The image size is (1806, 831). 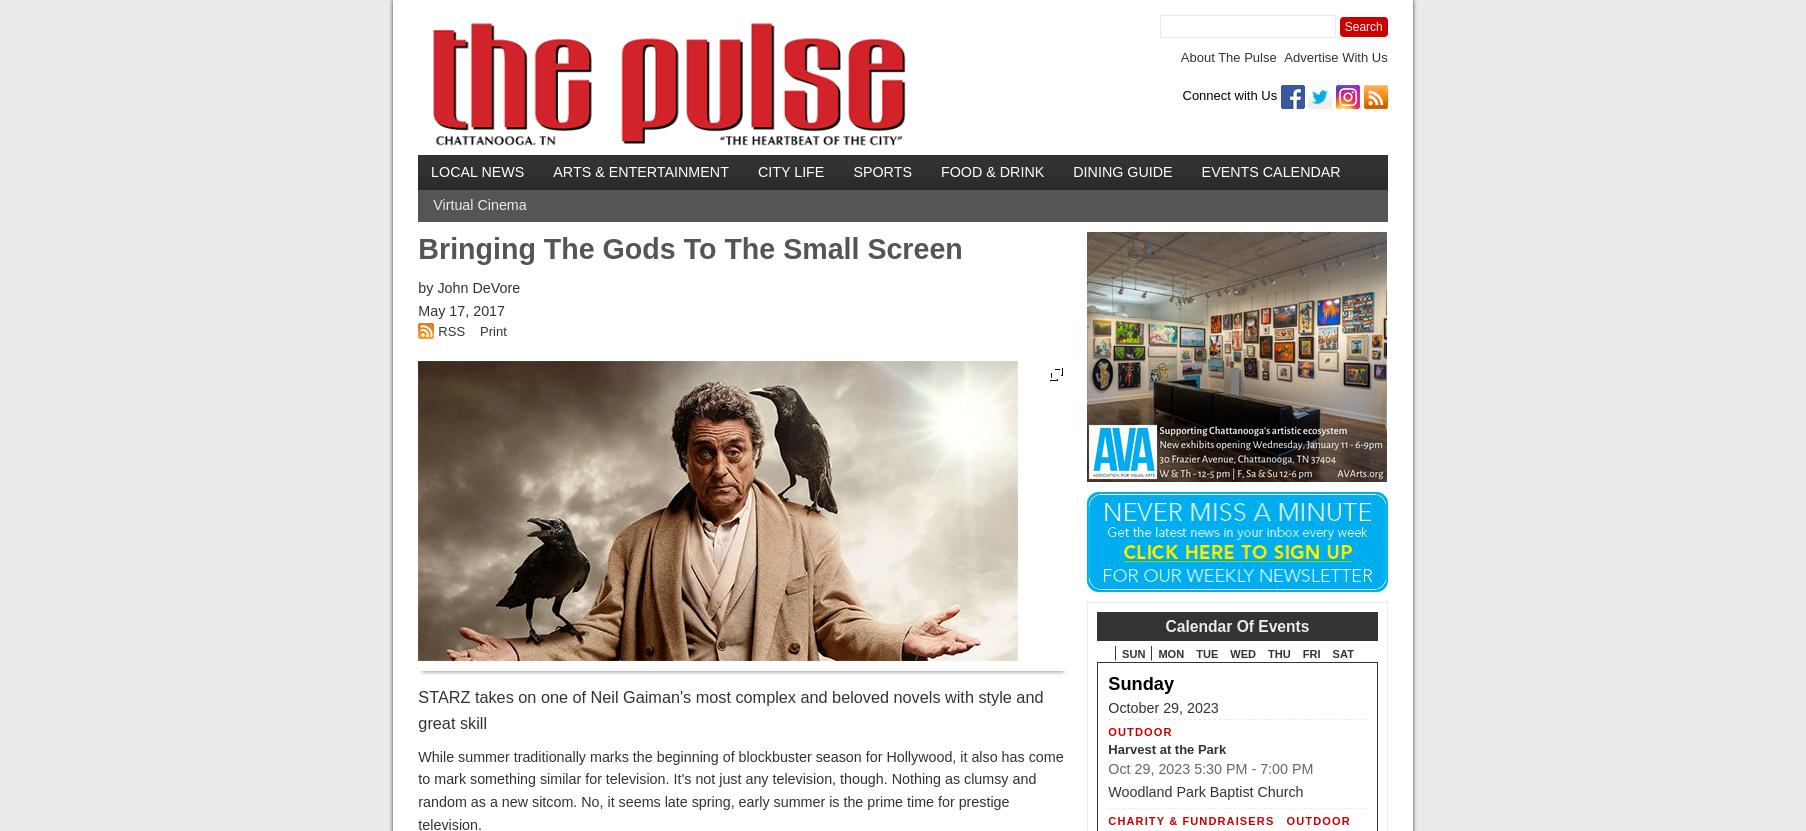 What do you see at coordinates (1362, 27) in the screenshot?
I see `'Search'` at bounding box center [1362, 27].